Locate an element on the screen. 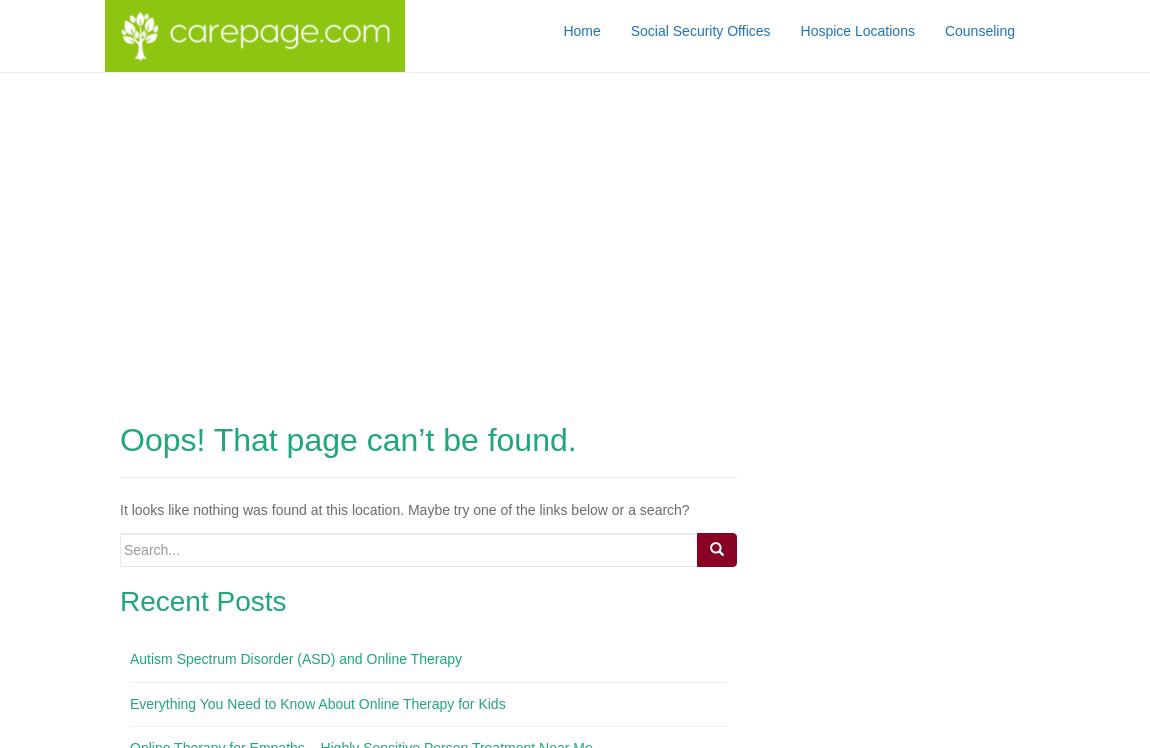 The height and width of the screenshot is (748, 1150). 'Autism Spectrum Disorder (ASD) and Online Therapy' is located at coordinates (295, 658).